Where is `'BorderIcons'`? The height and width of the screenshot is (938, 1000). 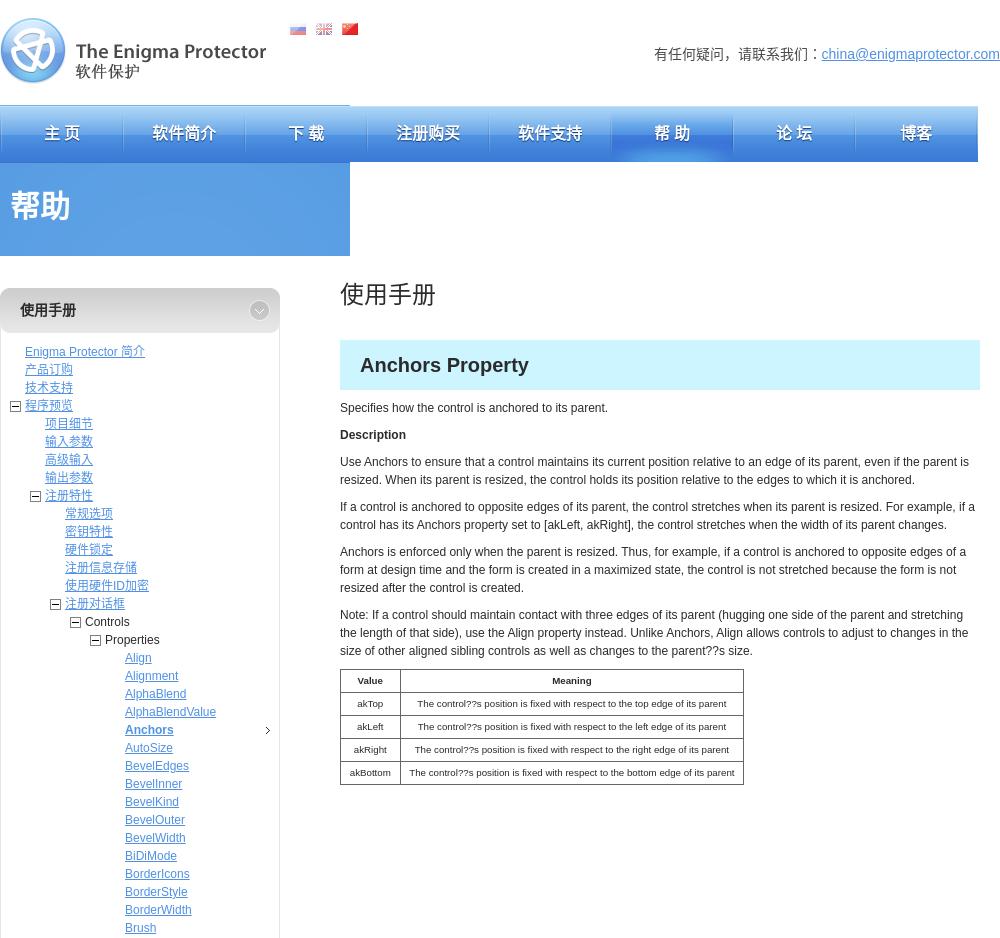 'BorderIcons' is located at coordinates (125, 874).